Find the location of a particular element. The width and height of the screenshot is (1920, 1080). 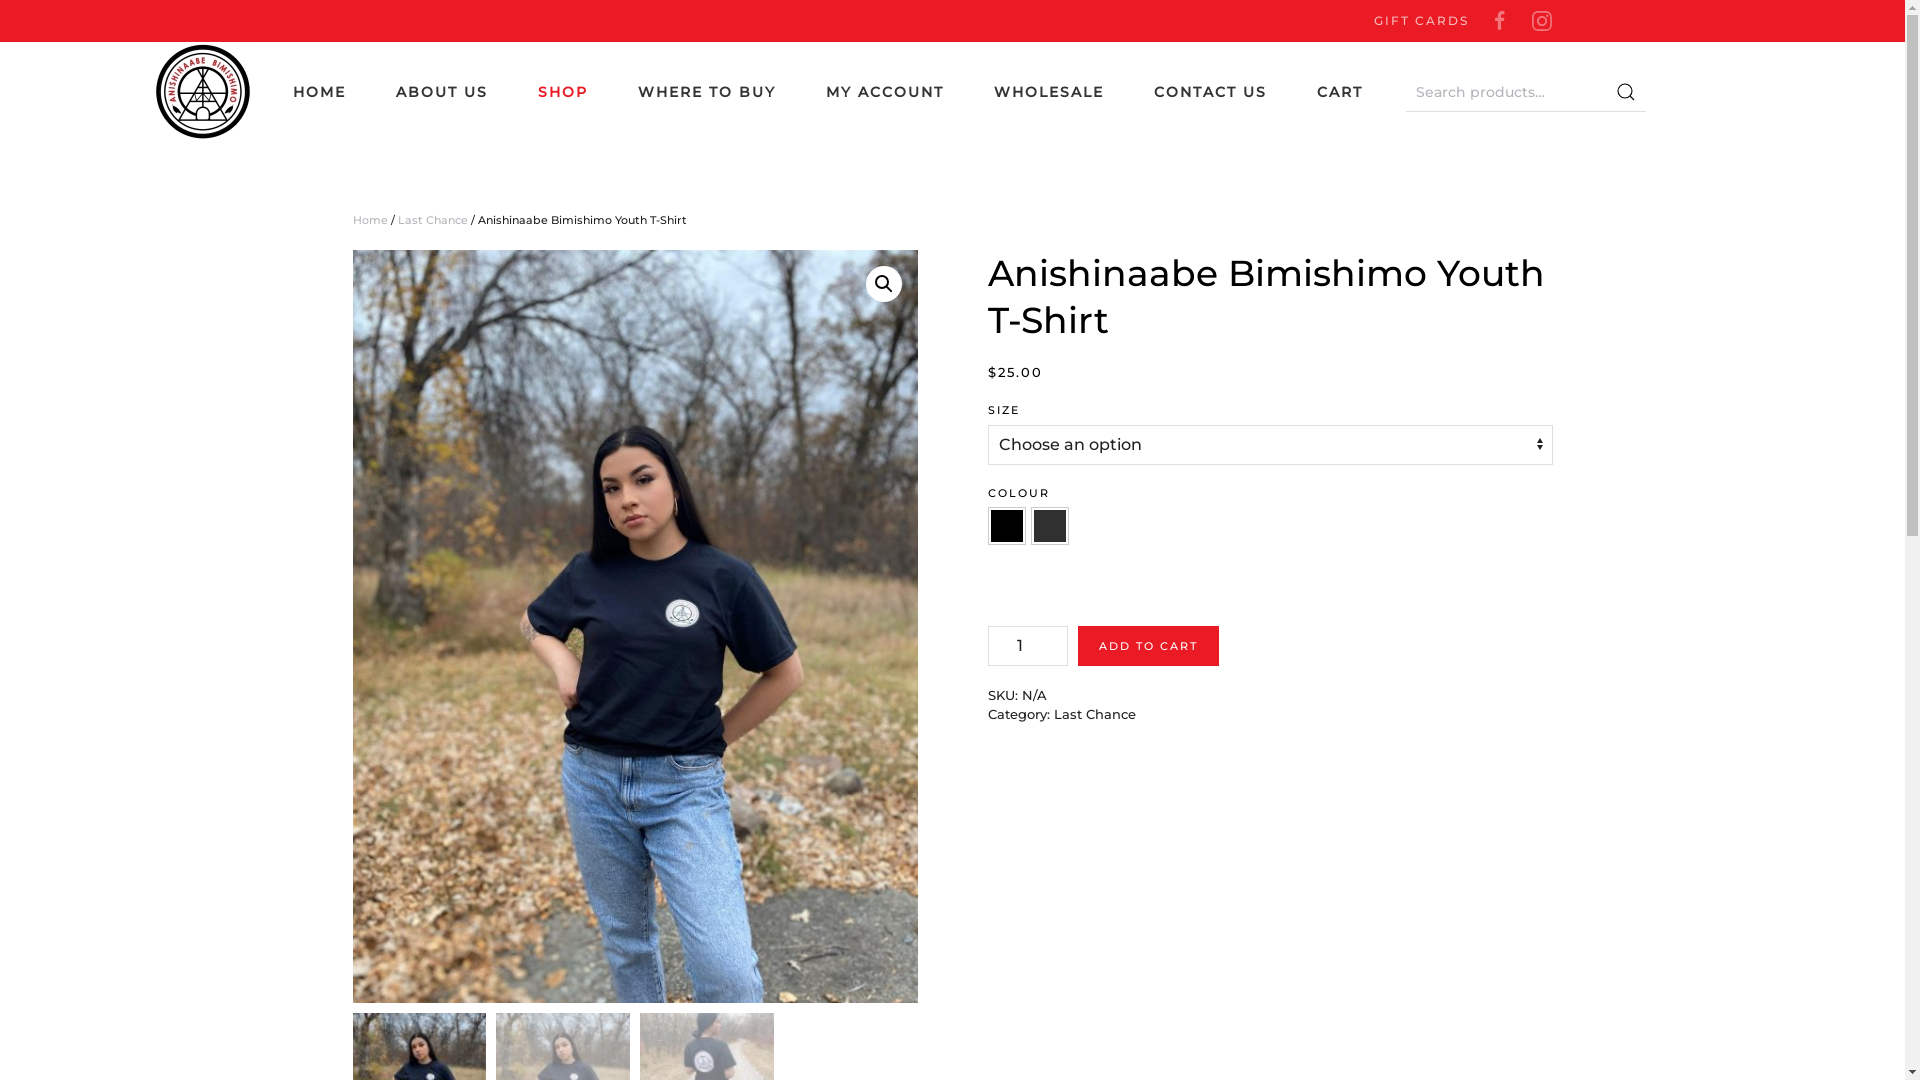

'HOME' is located at coordinates (317, 92).